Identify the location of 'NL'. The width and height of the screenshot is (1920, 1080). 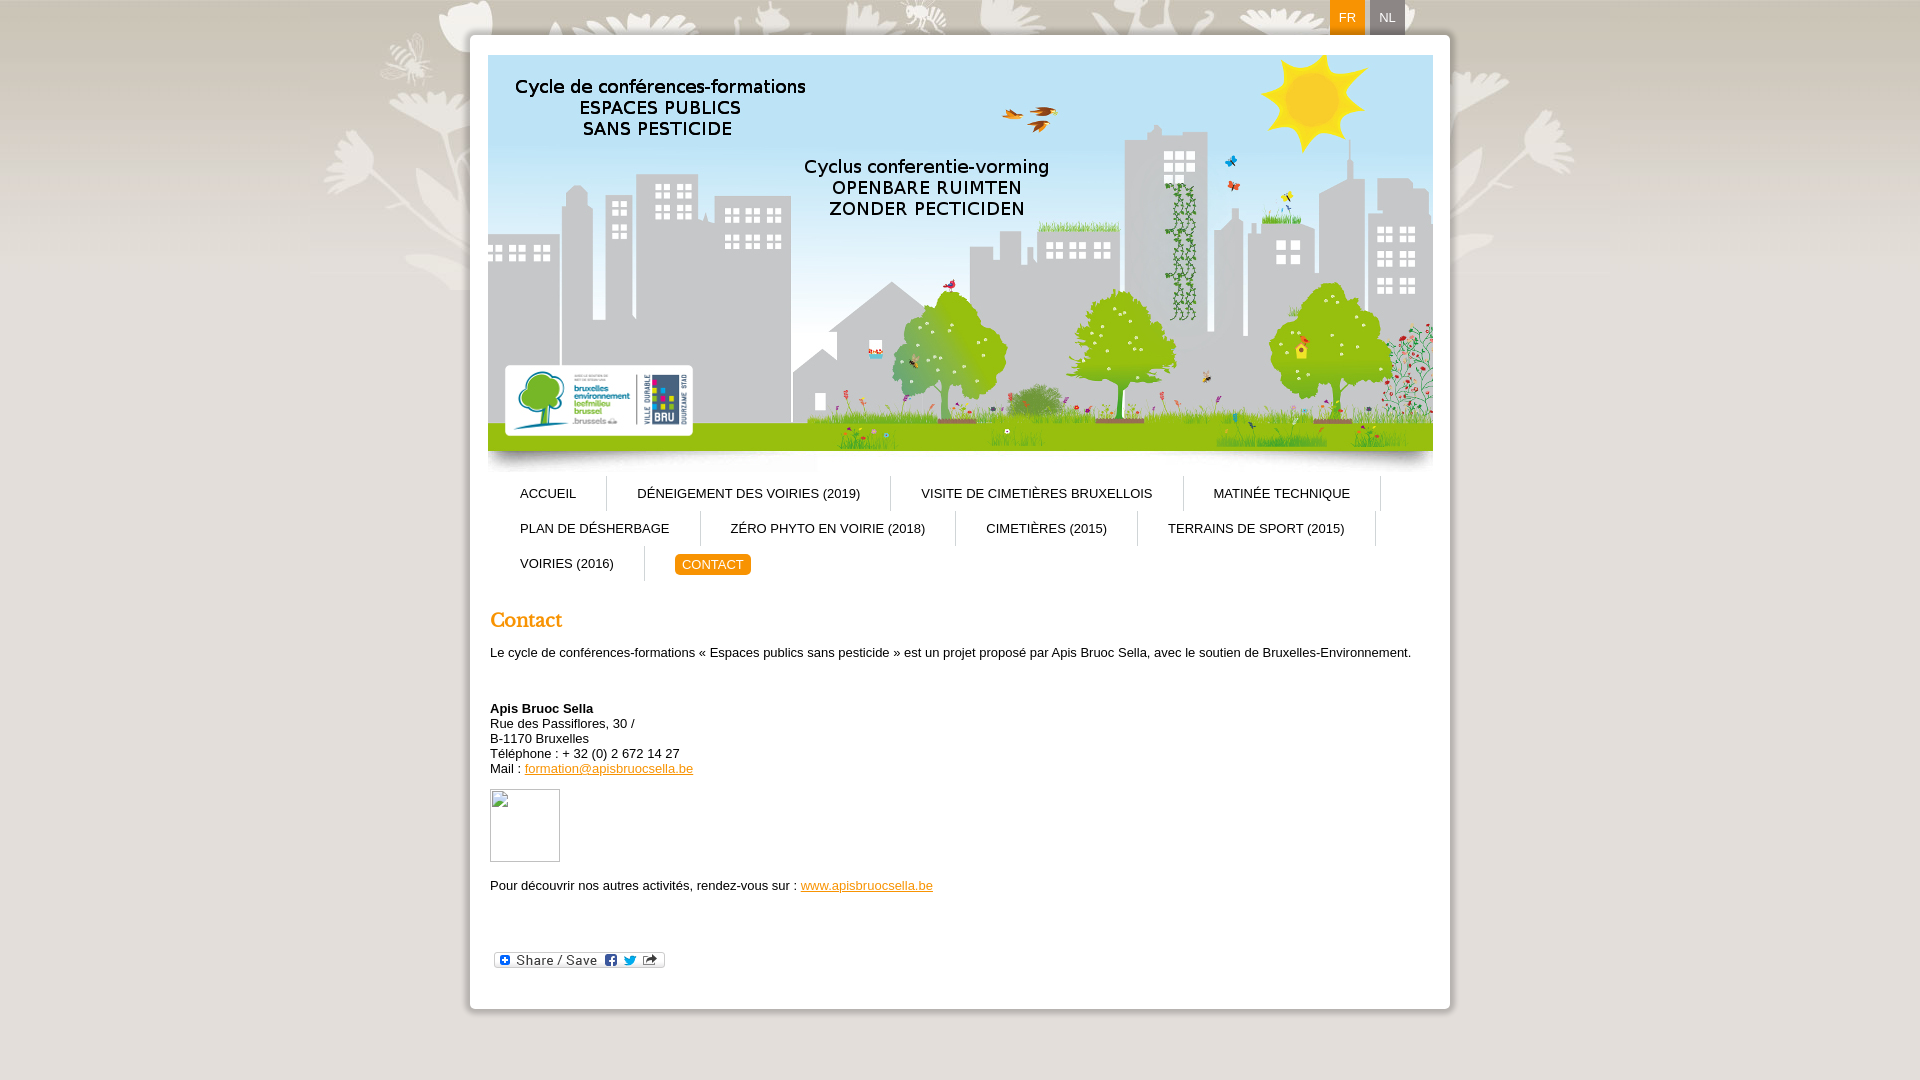
(1386, 17).